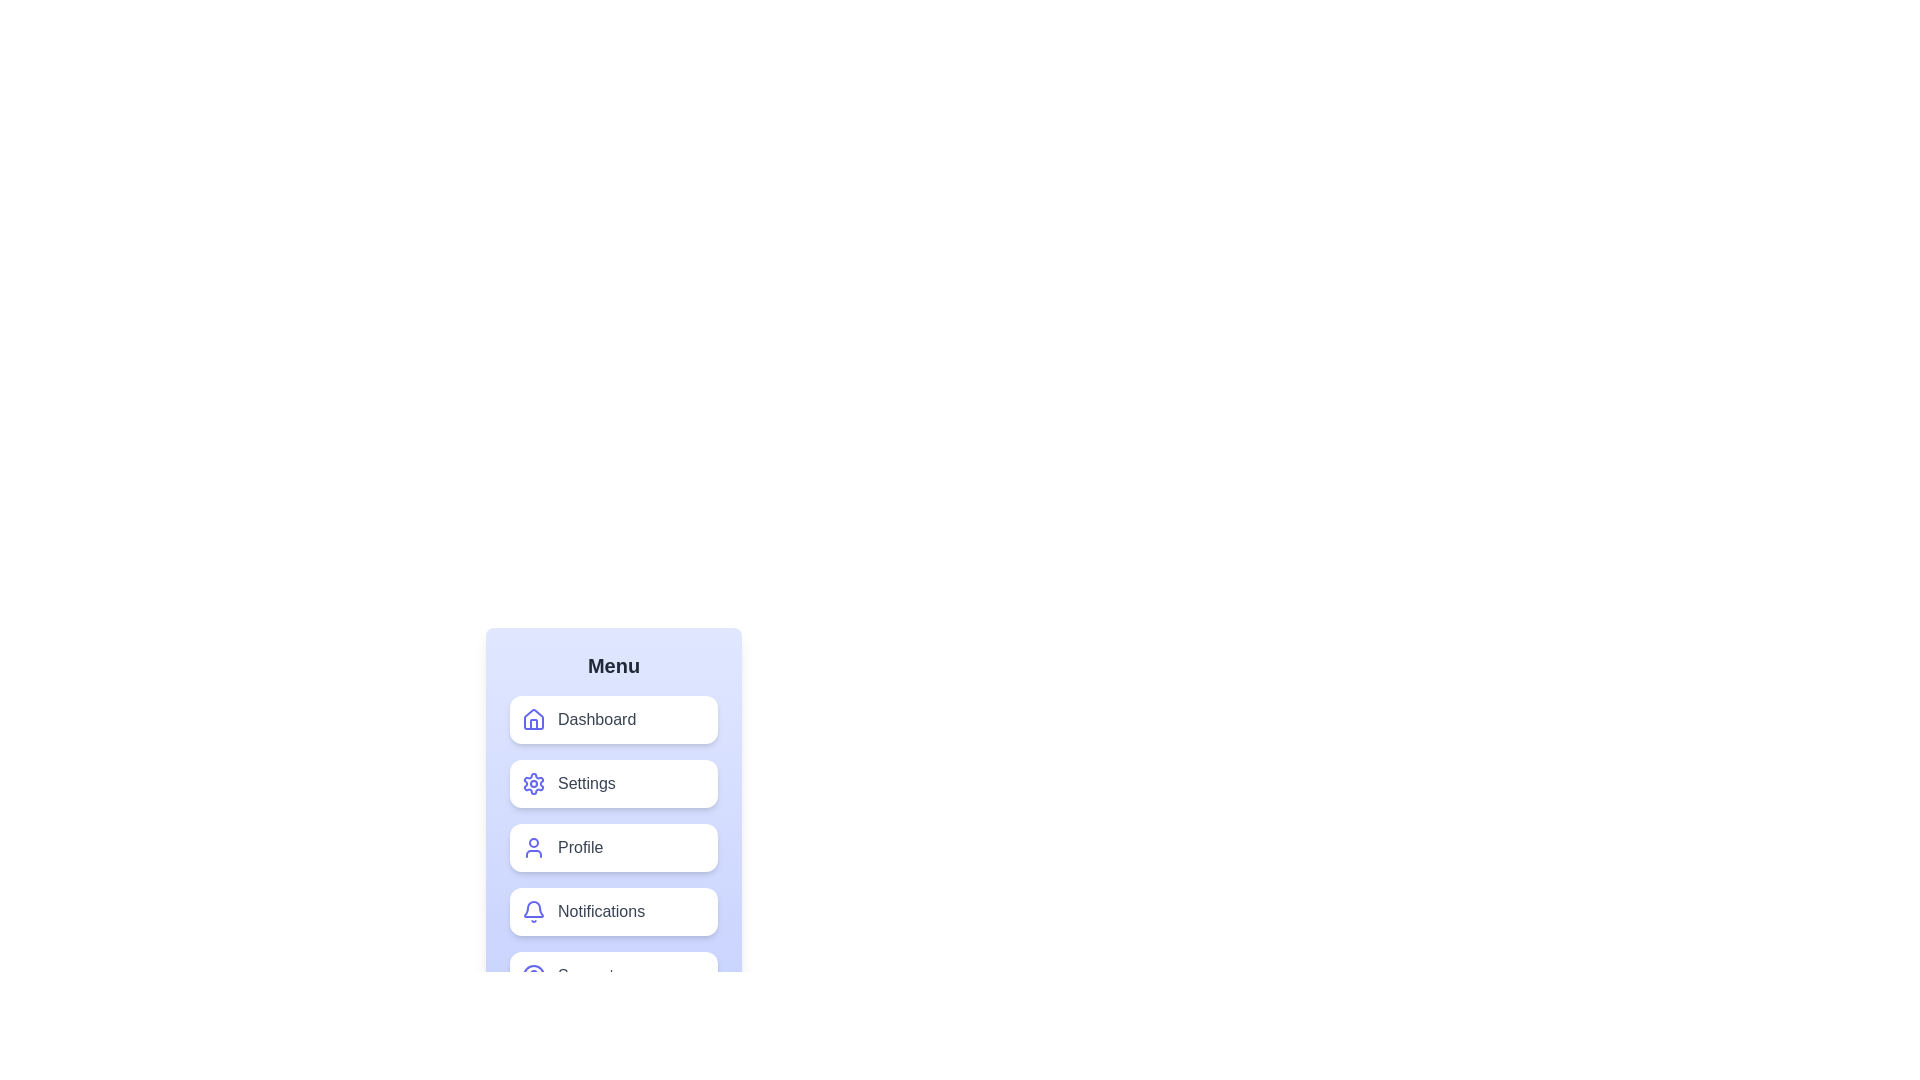 This screenshot has width=1920, height=1080. I want to click on the 'Settings' text label, which is a medium-sized gray text that turns white on hover, located below 'Dashboard' and above 'Profile' in the menu, so click(585, 782).